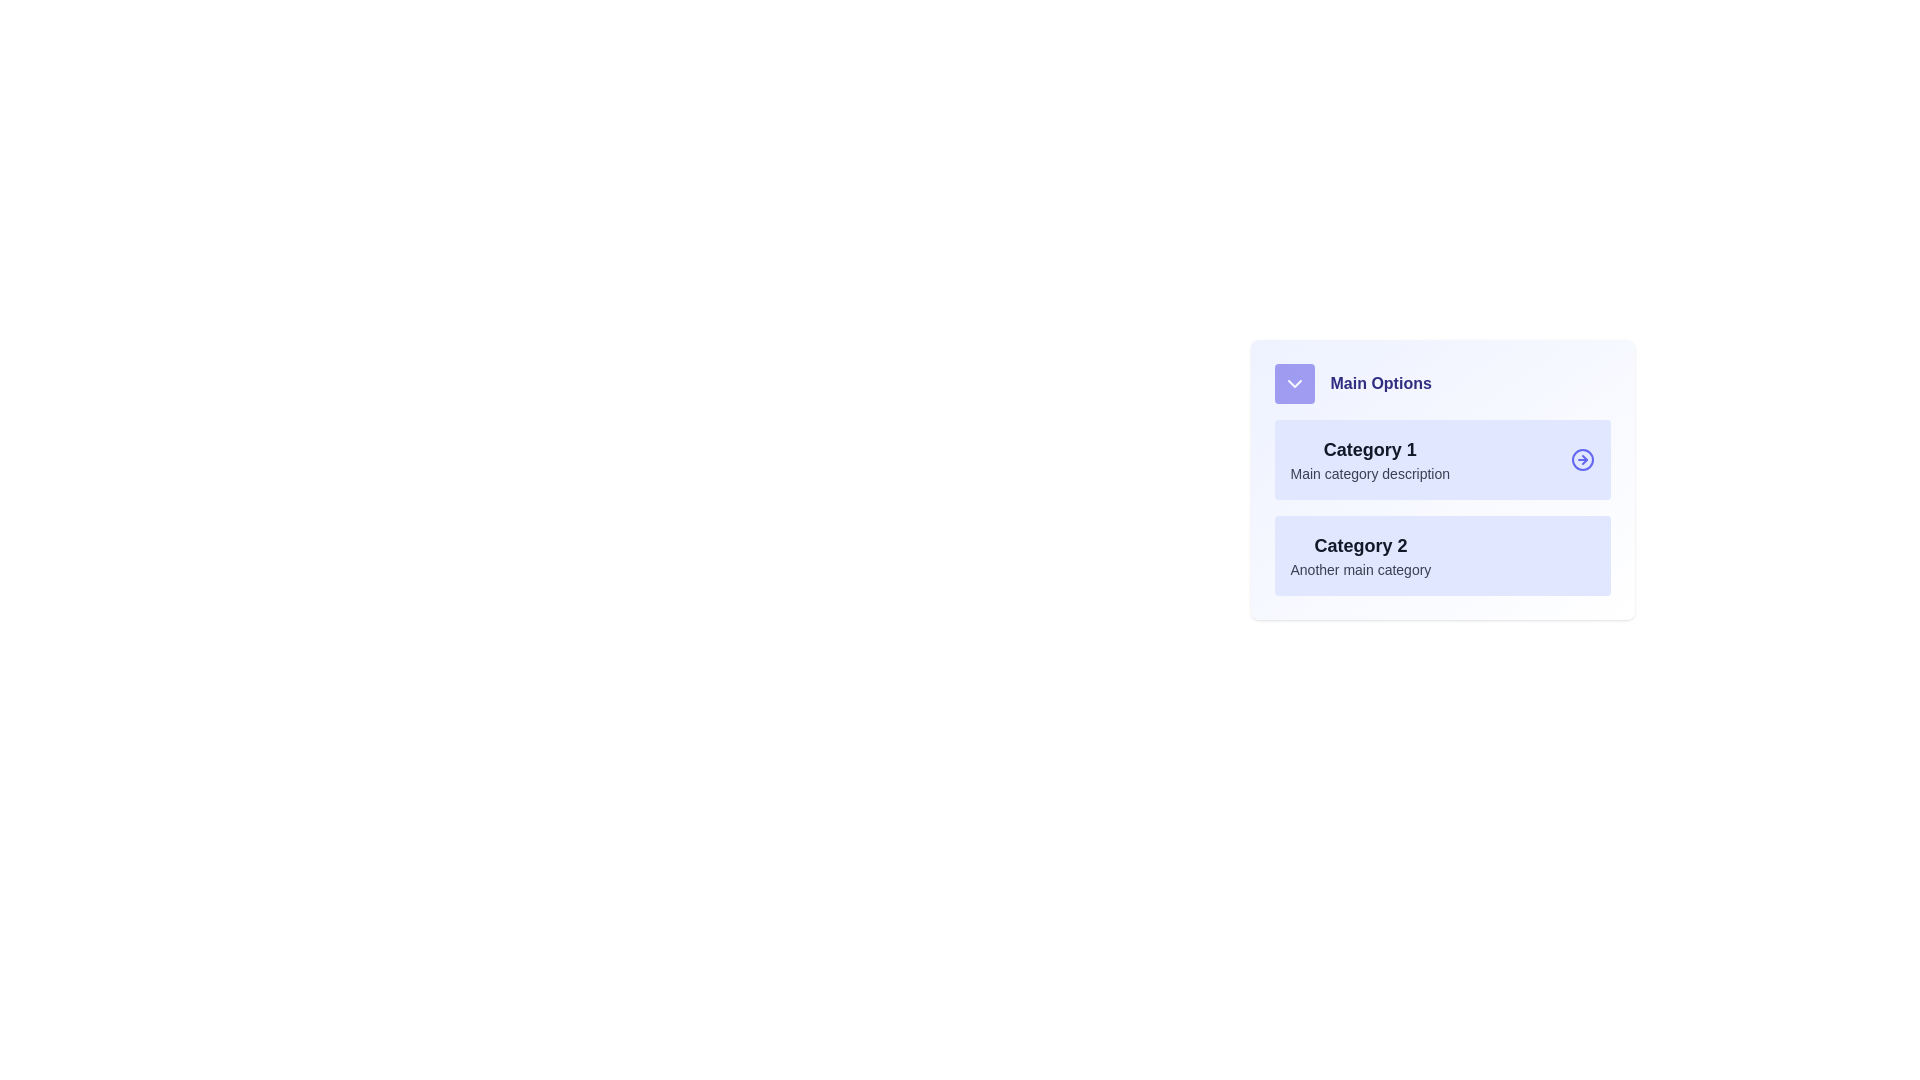 Image resolution: width=1920 pixels, height=1080 pixels. Describe the element at coordinates (1380, 384) in the screenshot. I see `the static text label displaying 'Main Options' in bold indigo font` at that location.